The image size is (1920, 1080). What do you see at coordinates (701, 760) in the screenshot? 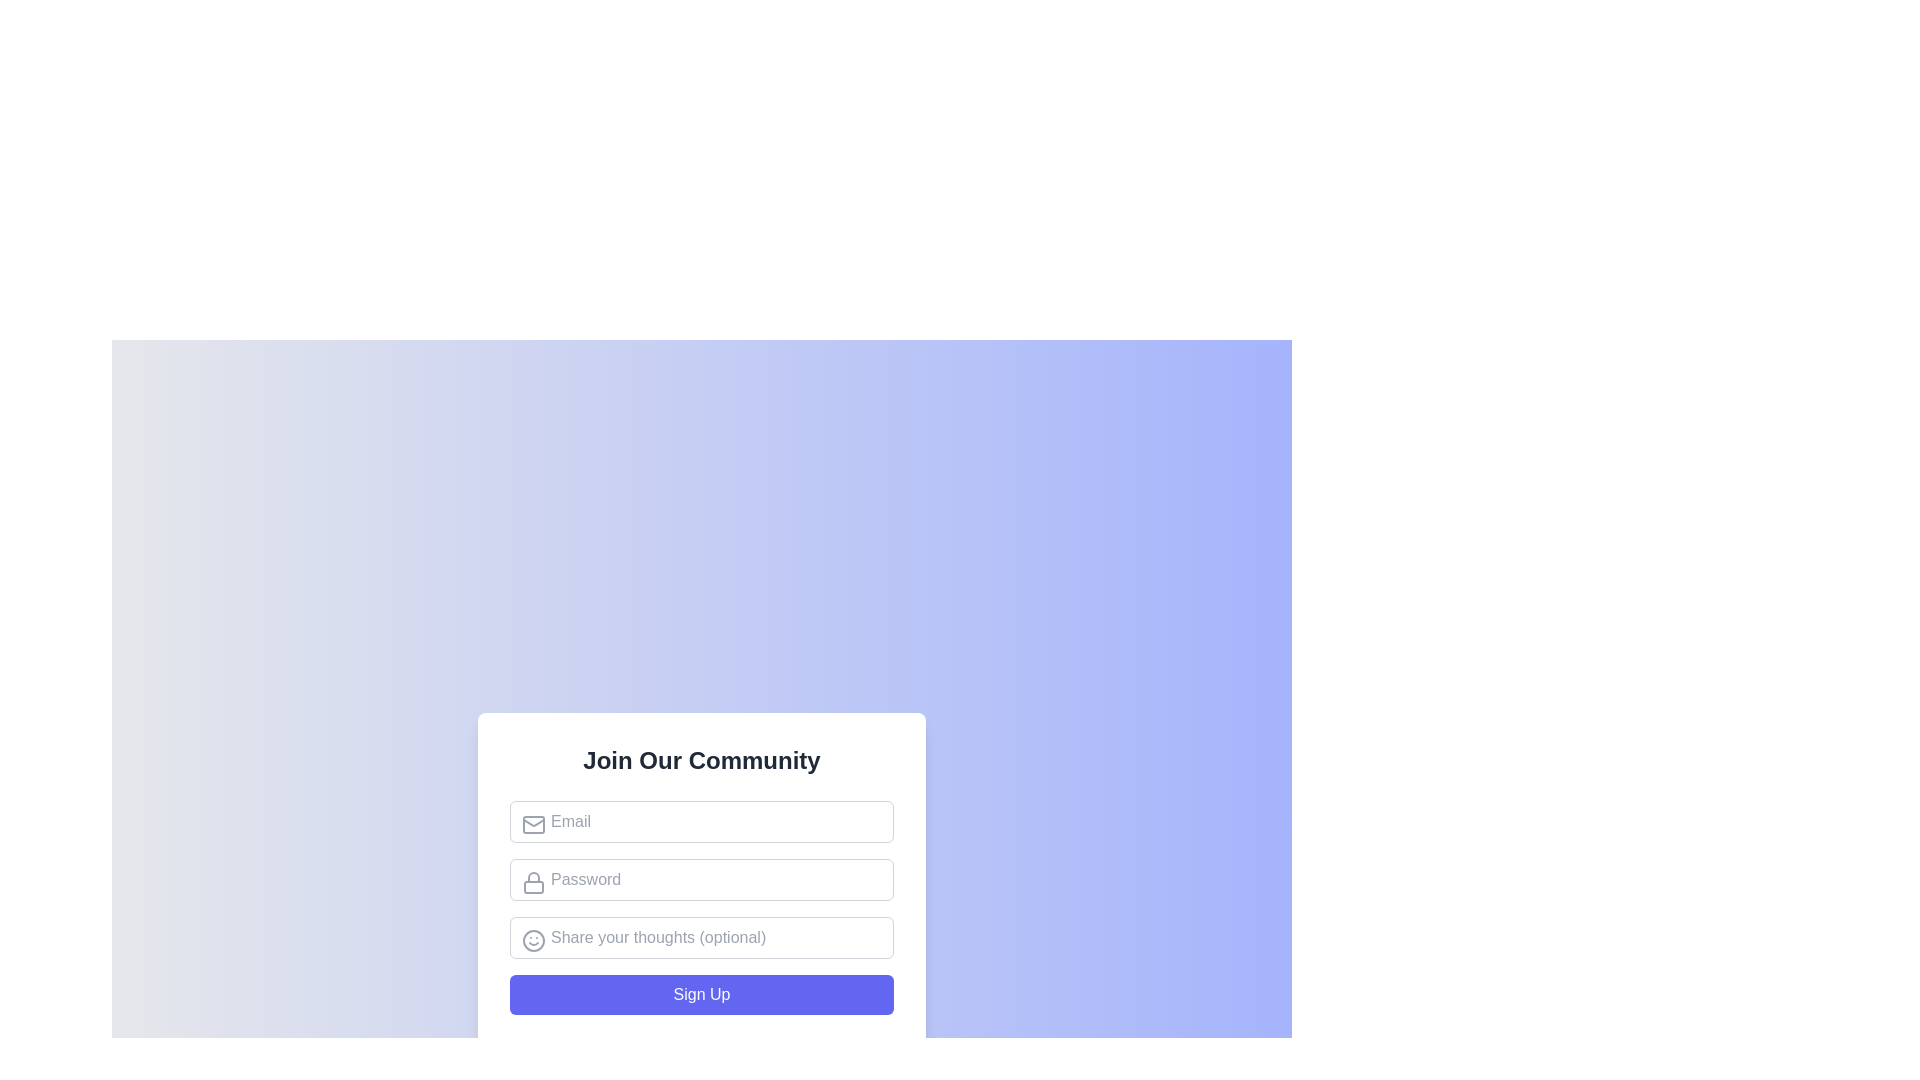
I see `the text label displaying 'Join Our Community', which is centrally aligned and prominently styled in bold, dark font above the input fields and 'Sign Up' button` at bounding box center [701, 760].